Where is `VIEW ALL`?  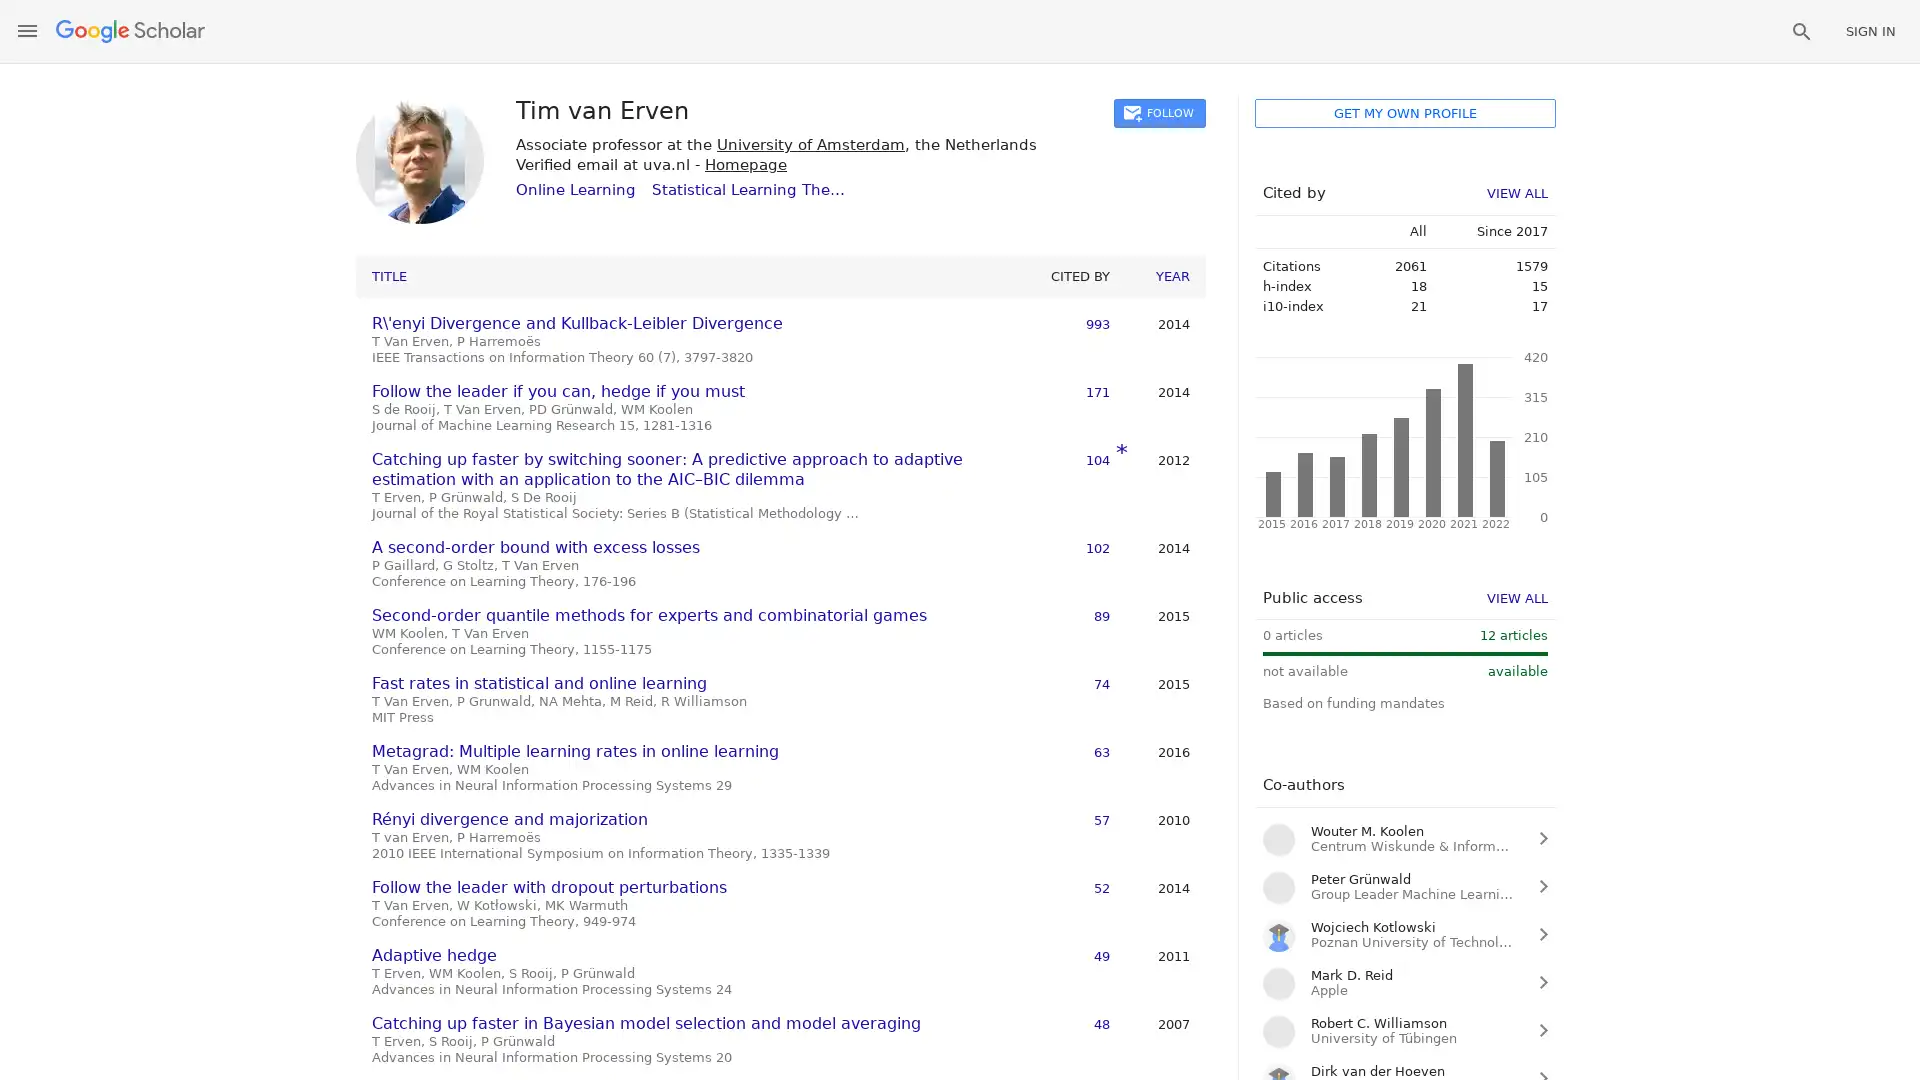 VIEW ALL is located at coordinates (1517, 193).